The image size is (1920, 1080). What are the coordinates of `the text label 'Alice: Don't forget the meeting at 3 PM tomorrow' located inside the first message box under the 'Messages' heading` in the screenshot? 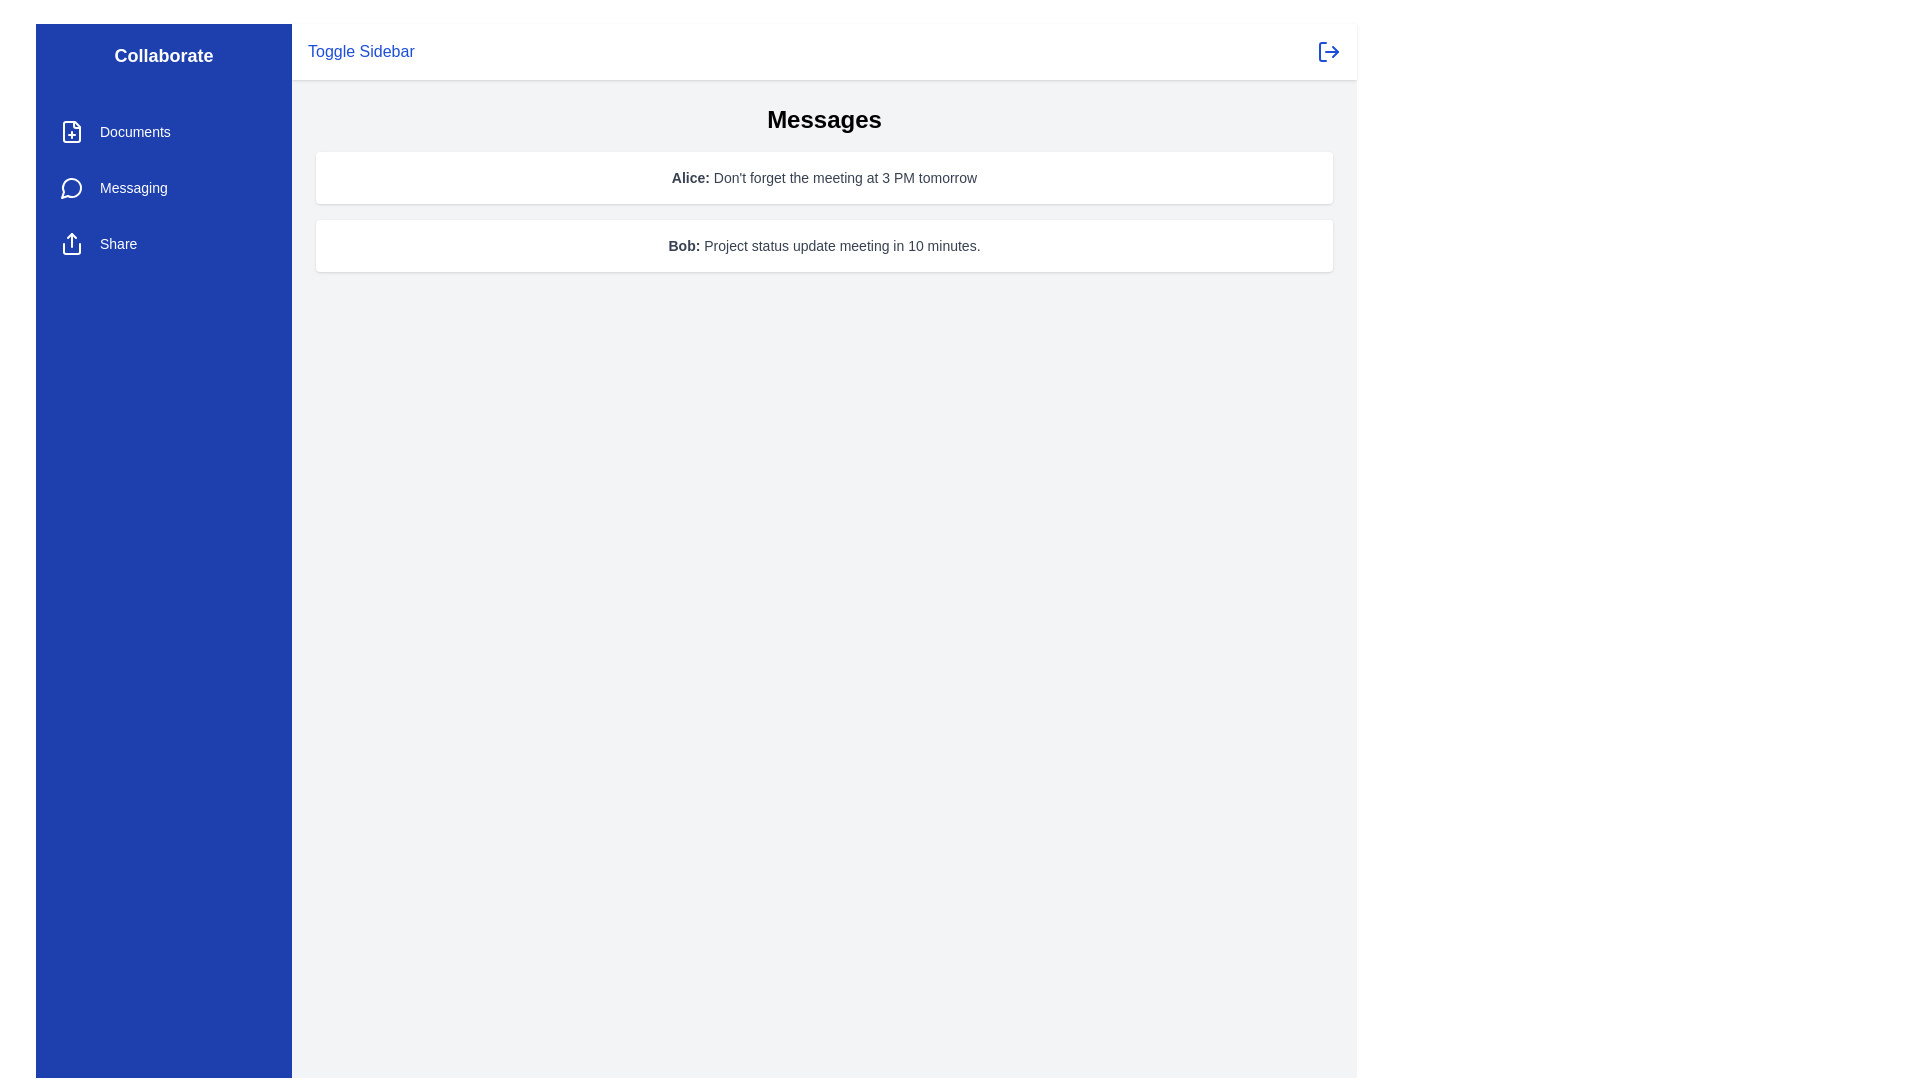 It's located at (690, 176).